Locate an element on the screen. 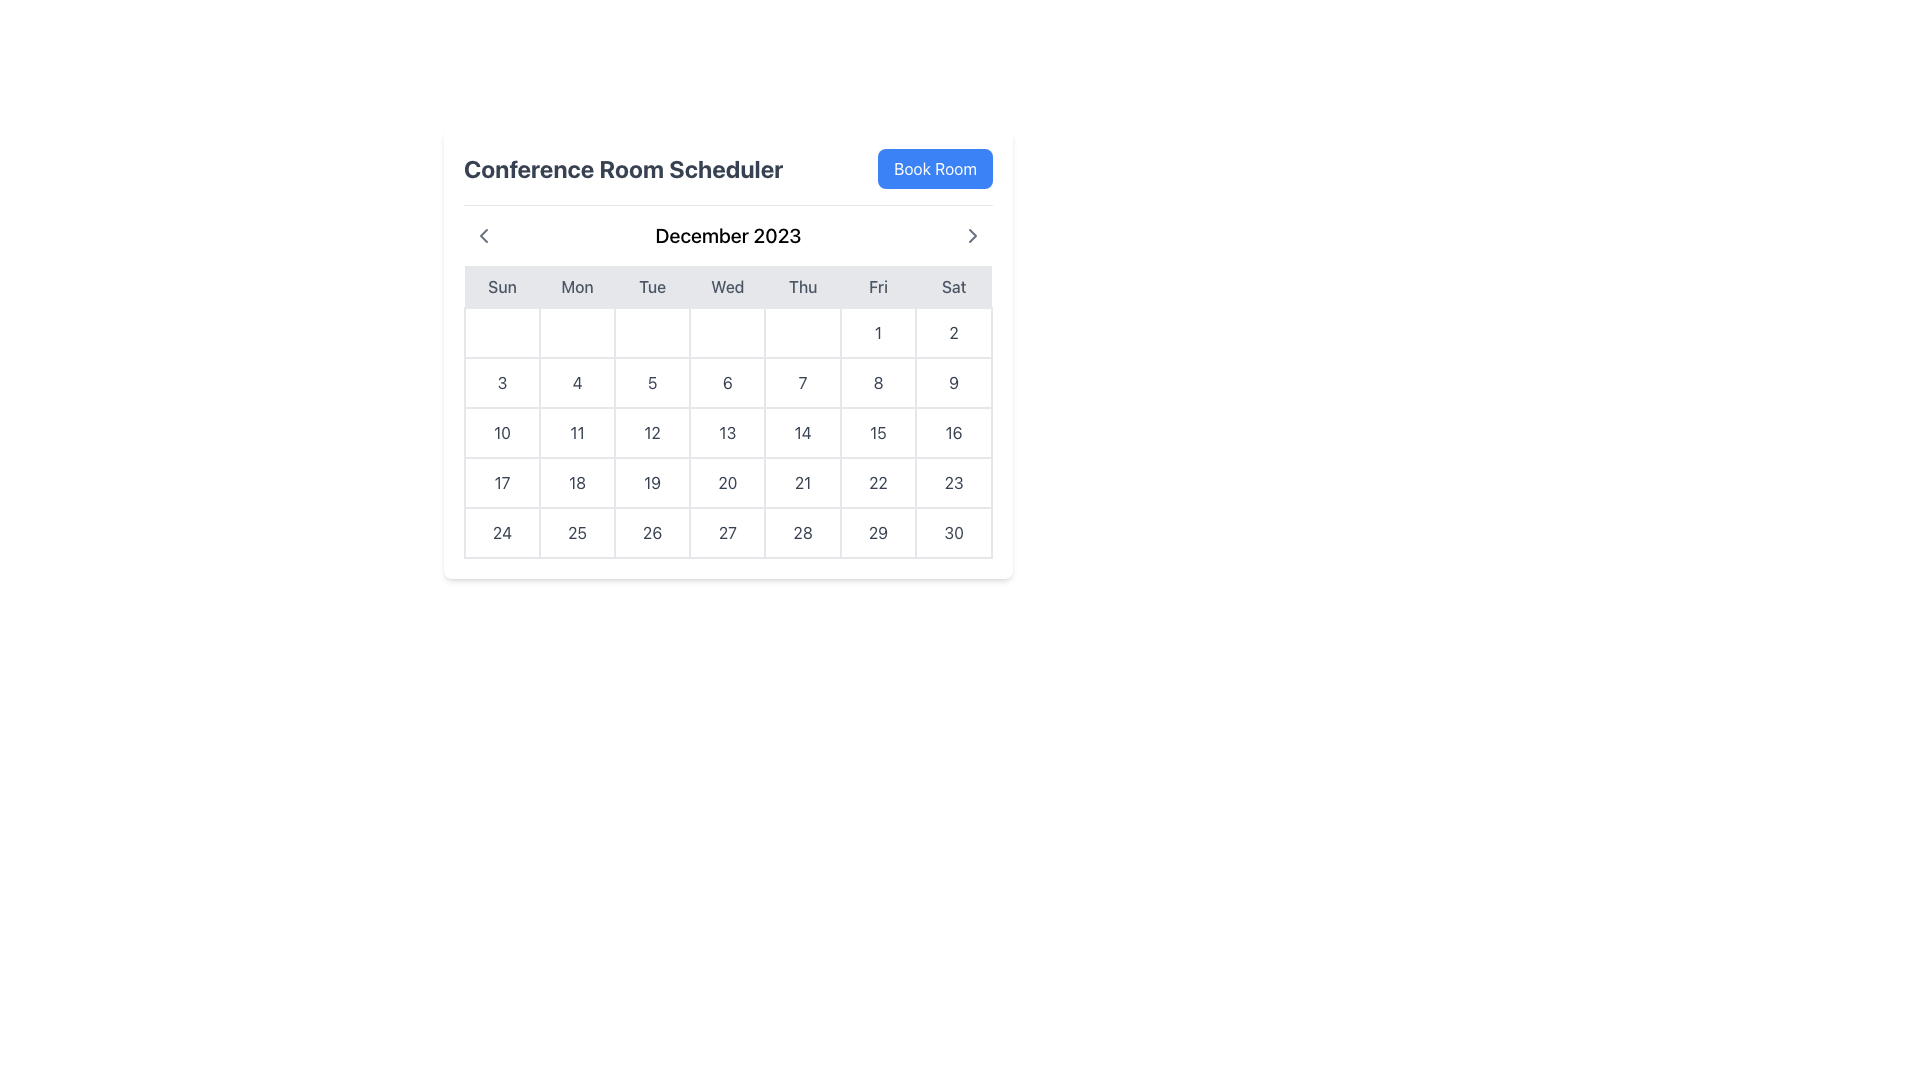 Image resolution: width=1920 pixels, height=1080 pixels. the Calendar Day Cell displaying '13' is located at coordinates (726, 431).